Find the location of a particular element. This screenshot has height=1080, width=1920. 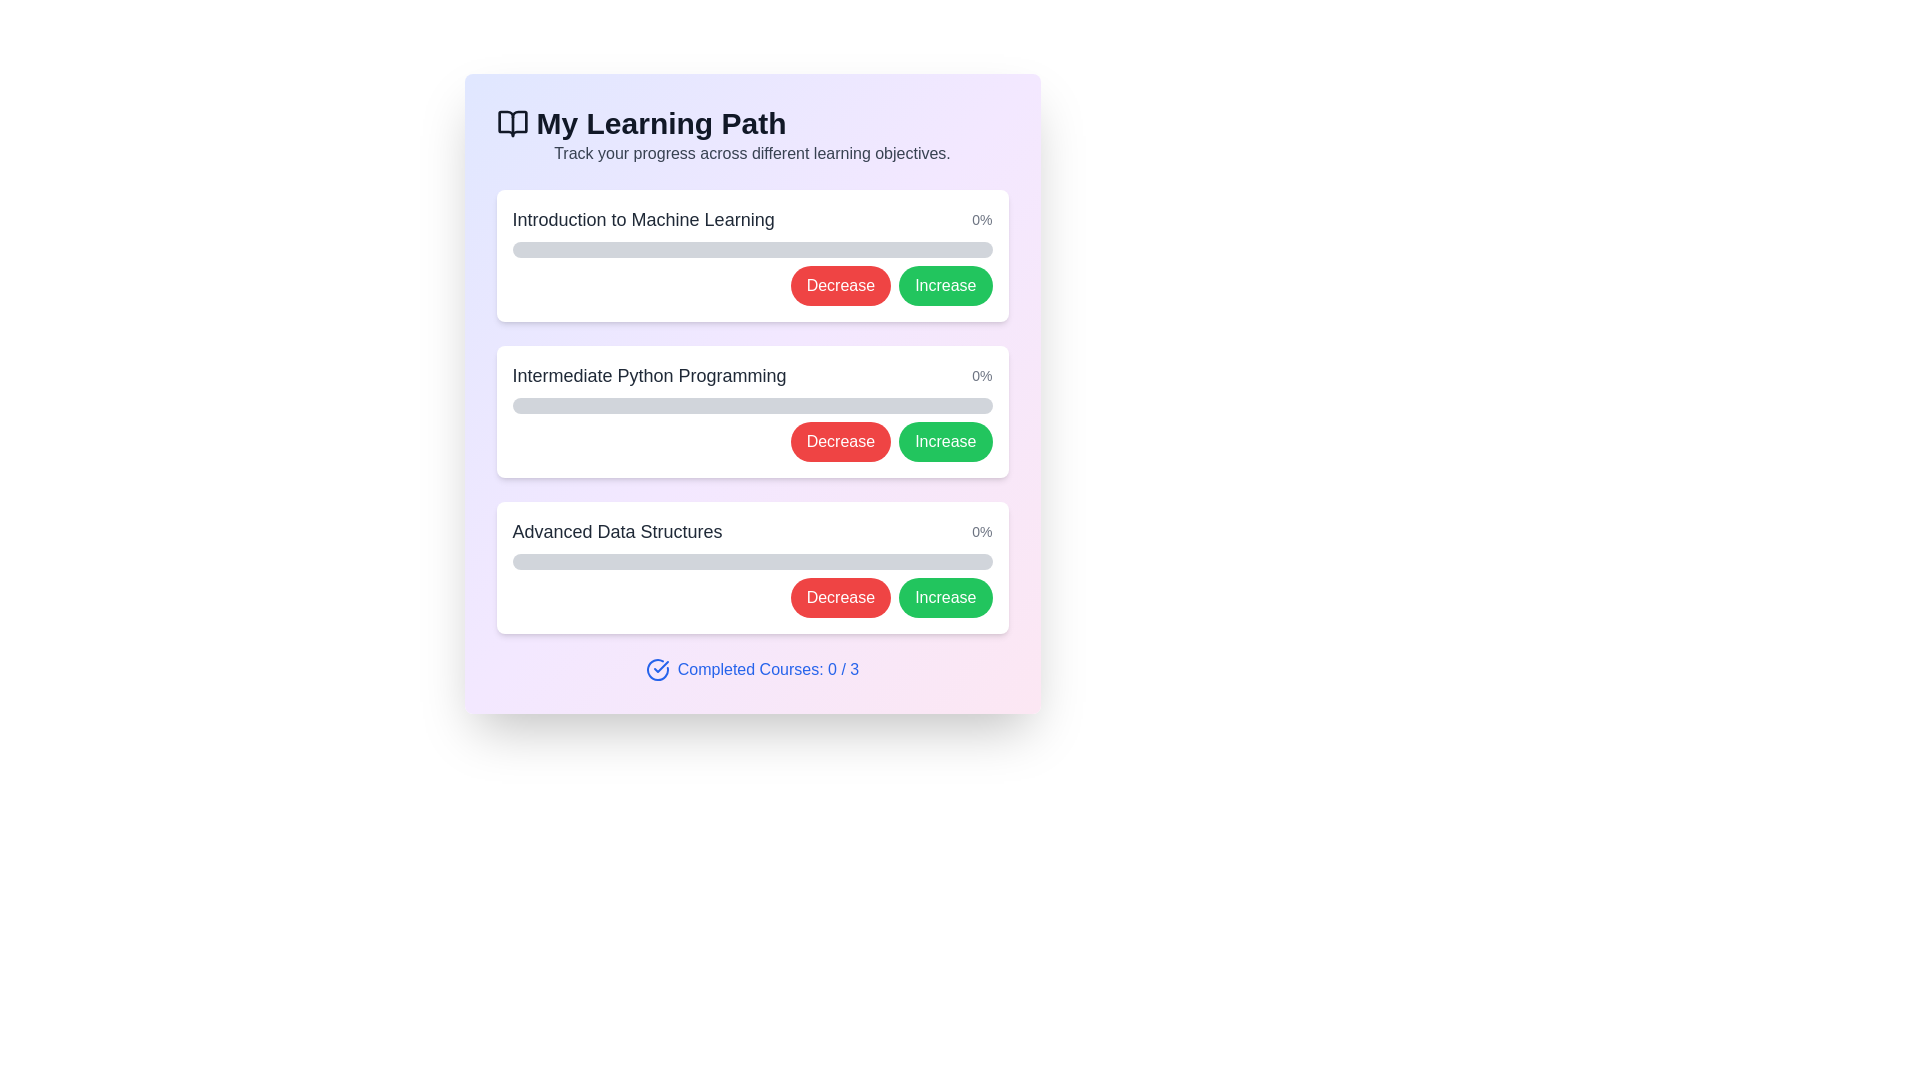

the text label reading 'Introduction to Machine Learning' which is styled in dark gray and positioned at the top of the card layout is located at coordinates (643, 219).